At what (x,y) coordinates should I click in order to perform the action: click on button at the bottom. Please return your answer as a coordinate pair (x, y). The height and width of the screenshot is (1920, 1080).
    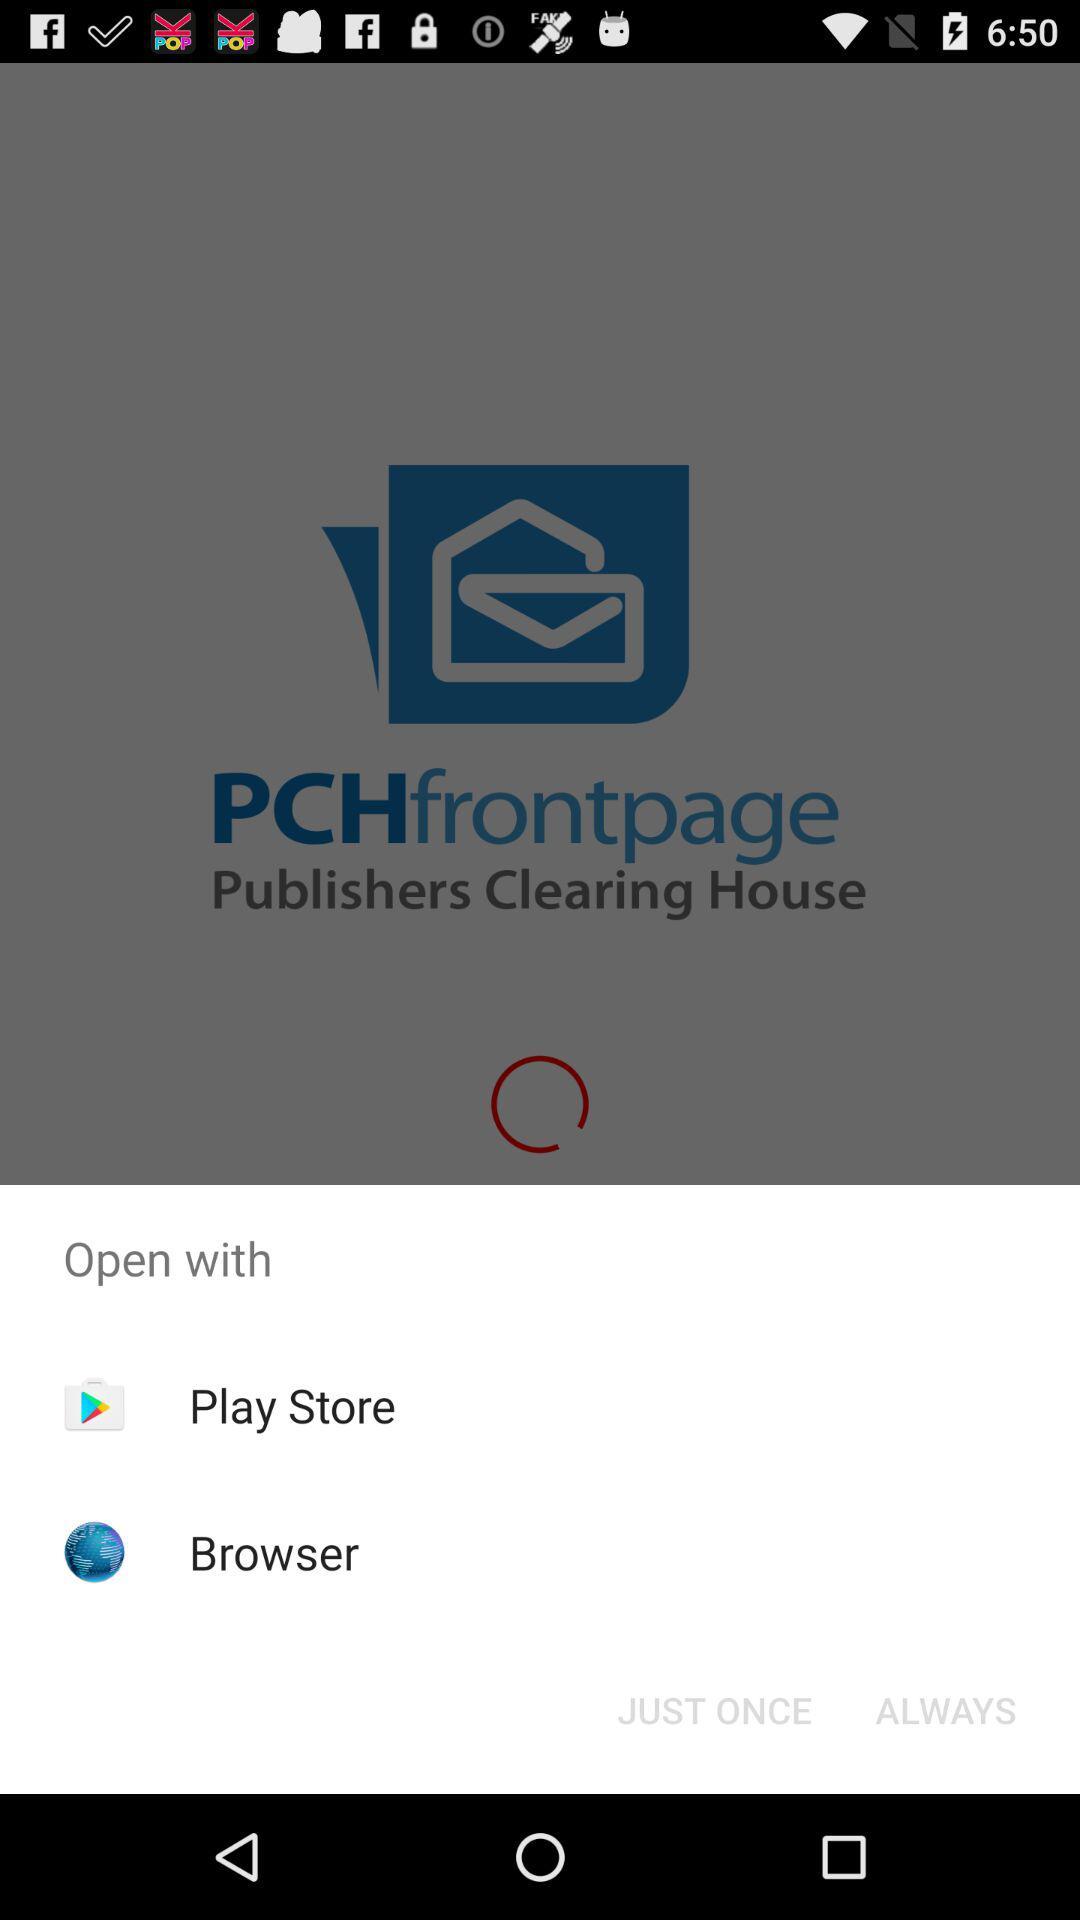
    Looking at the image, I should click on (713, 1708).